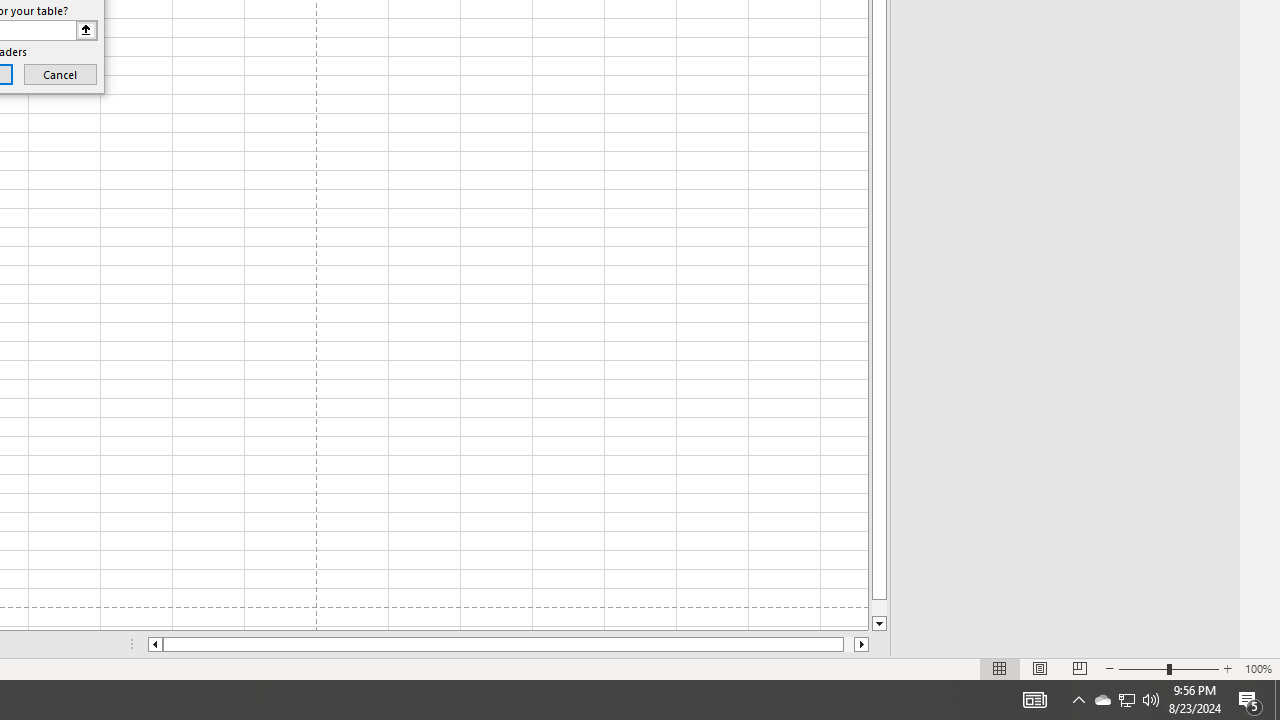 Image resolution: width=1280 pixels, height=720 pixels. Describe the element at coordinates (848, 644) in the screenshot. I see `'Page right'` at that location.